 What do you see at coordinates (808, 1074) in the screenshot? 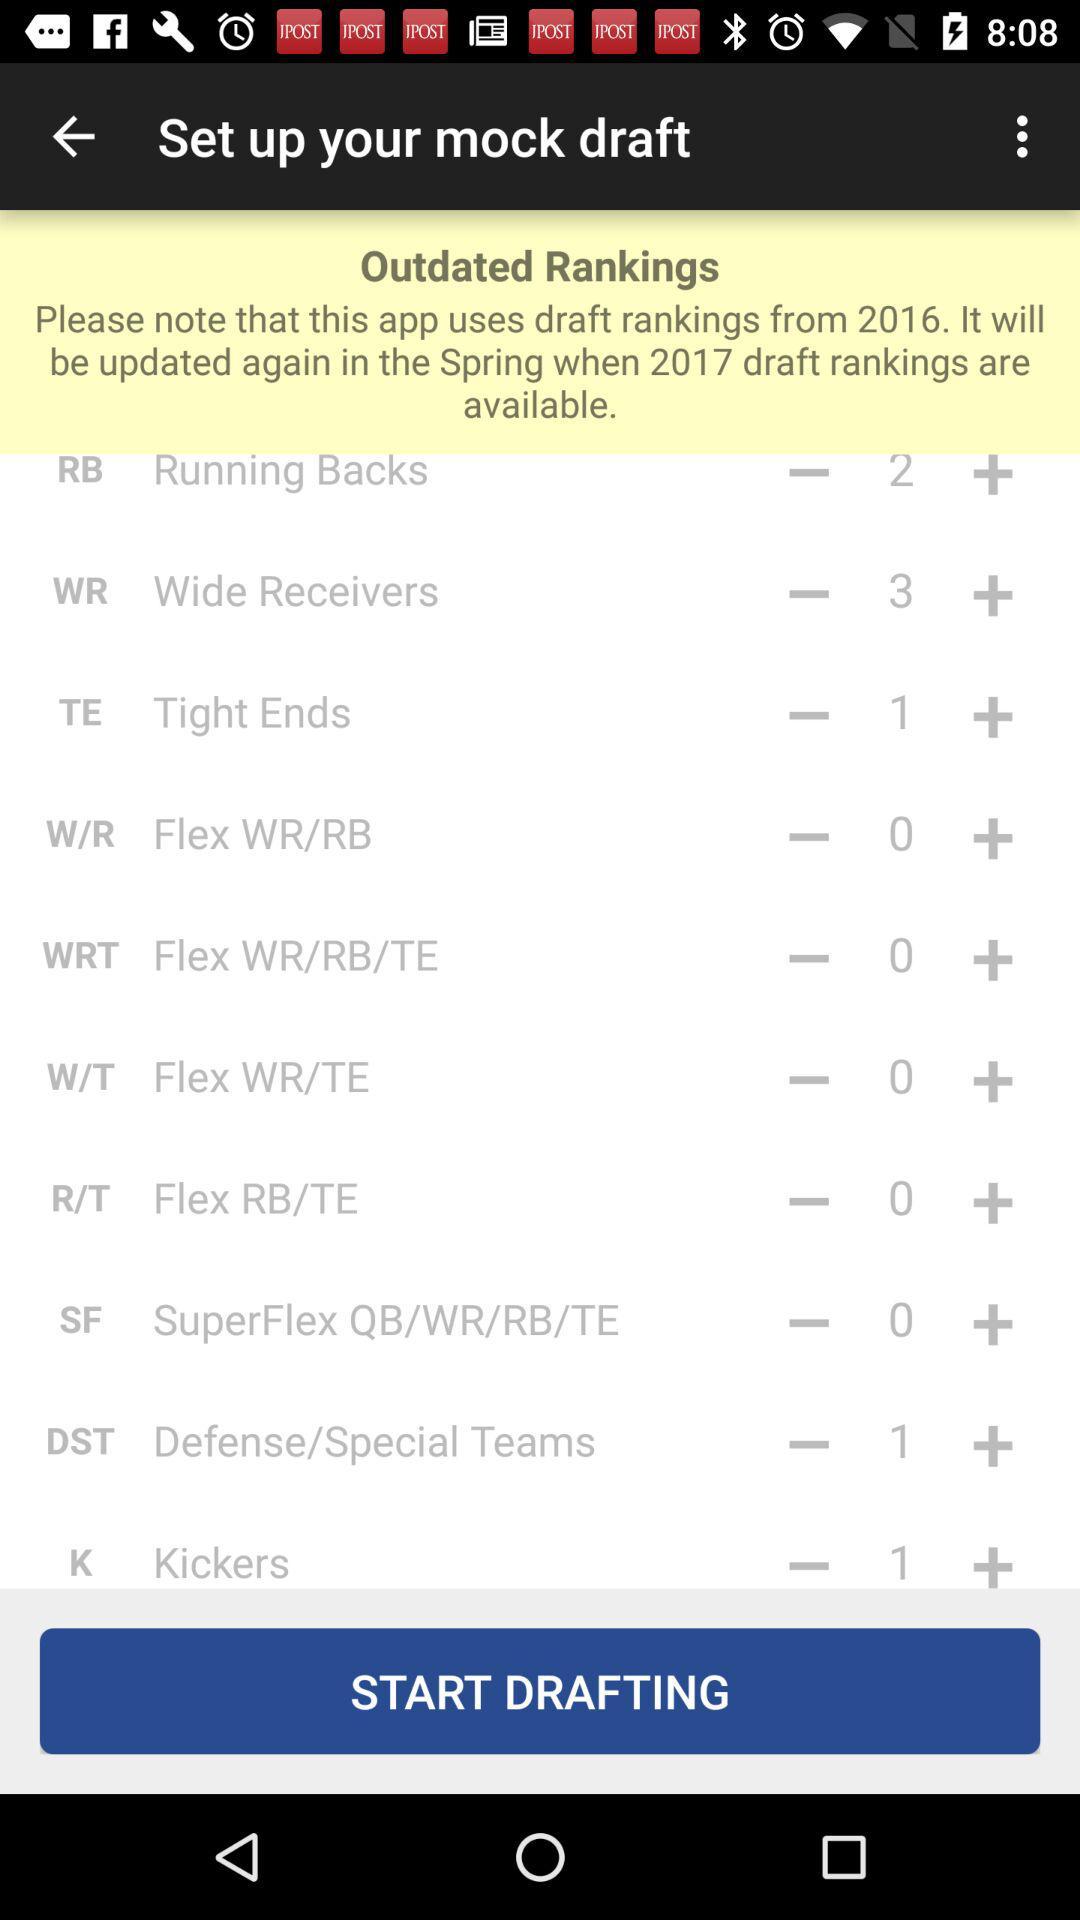
I see `the item next to 0 item` at bounding box center [808, 1074].